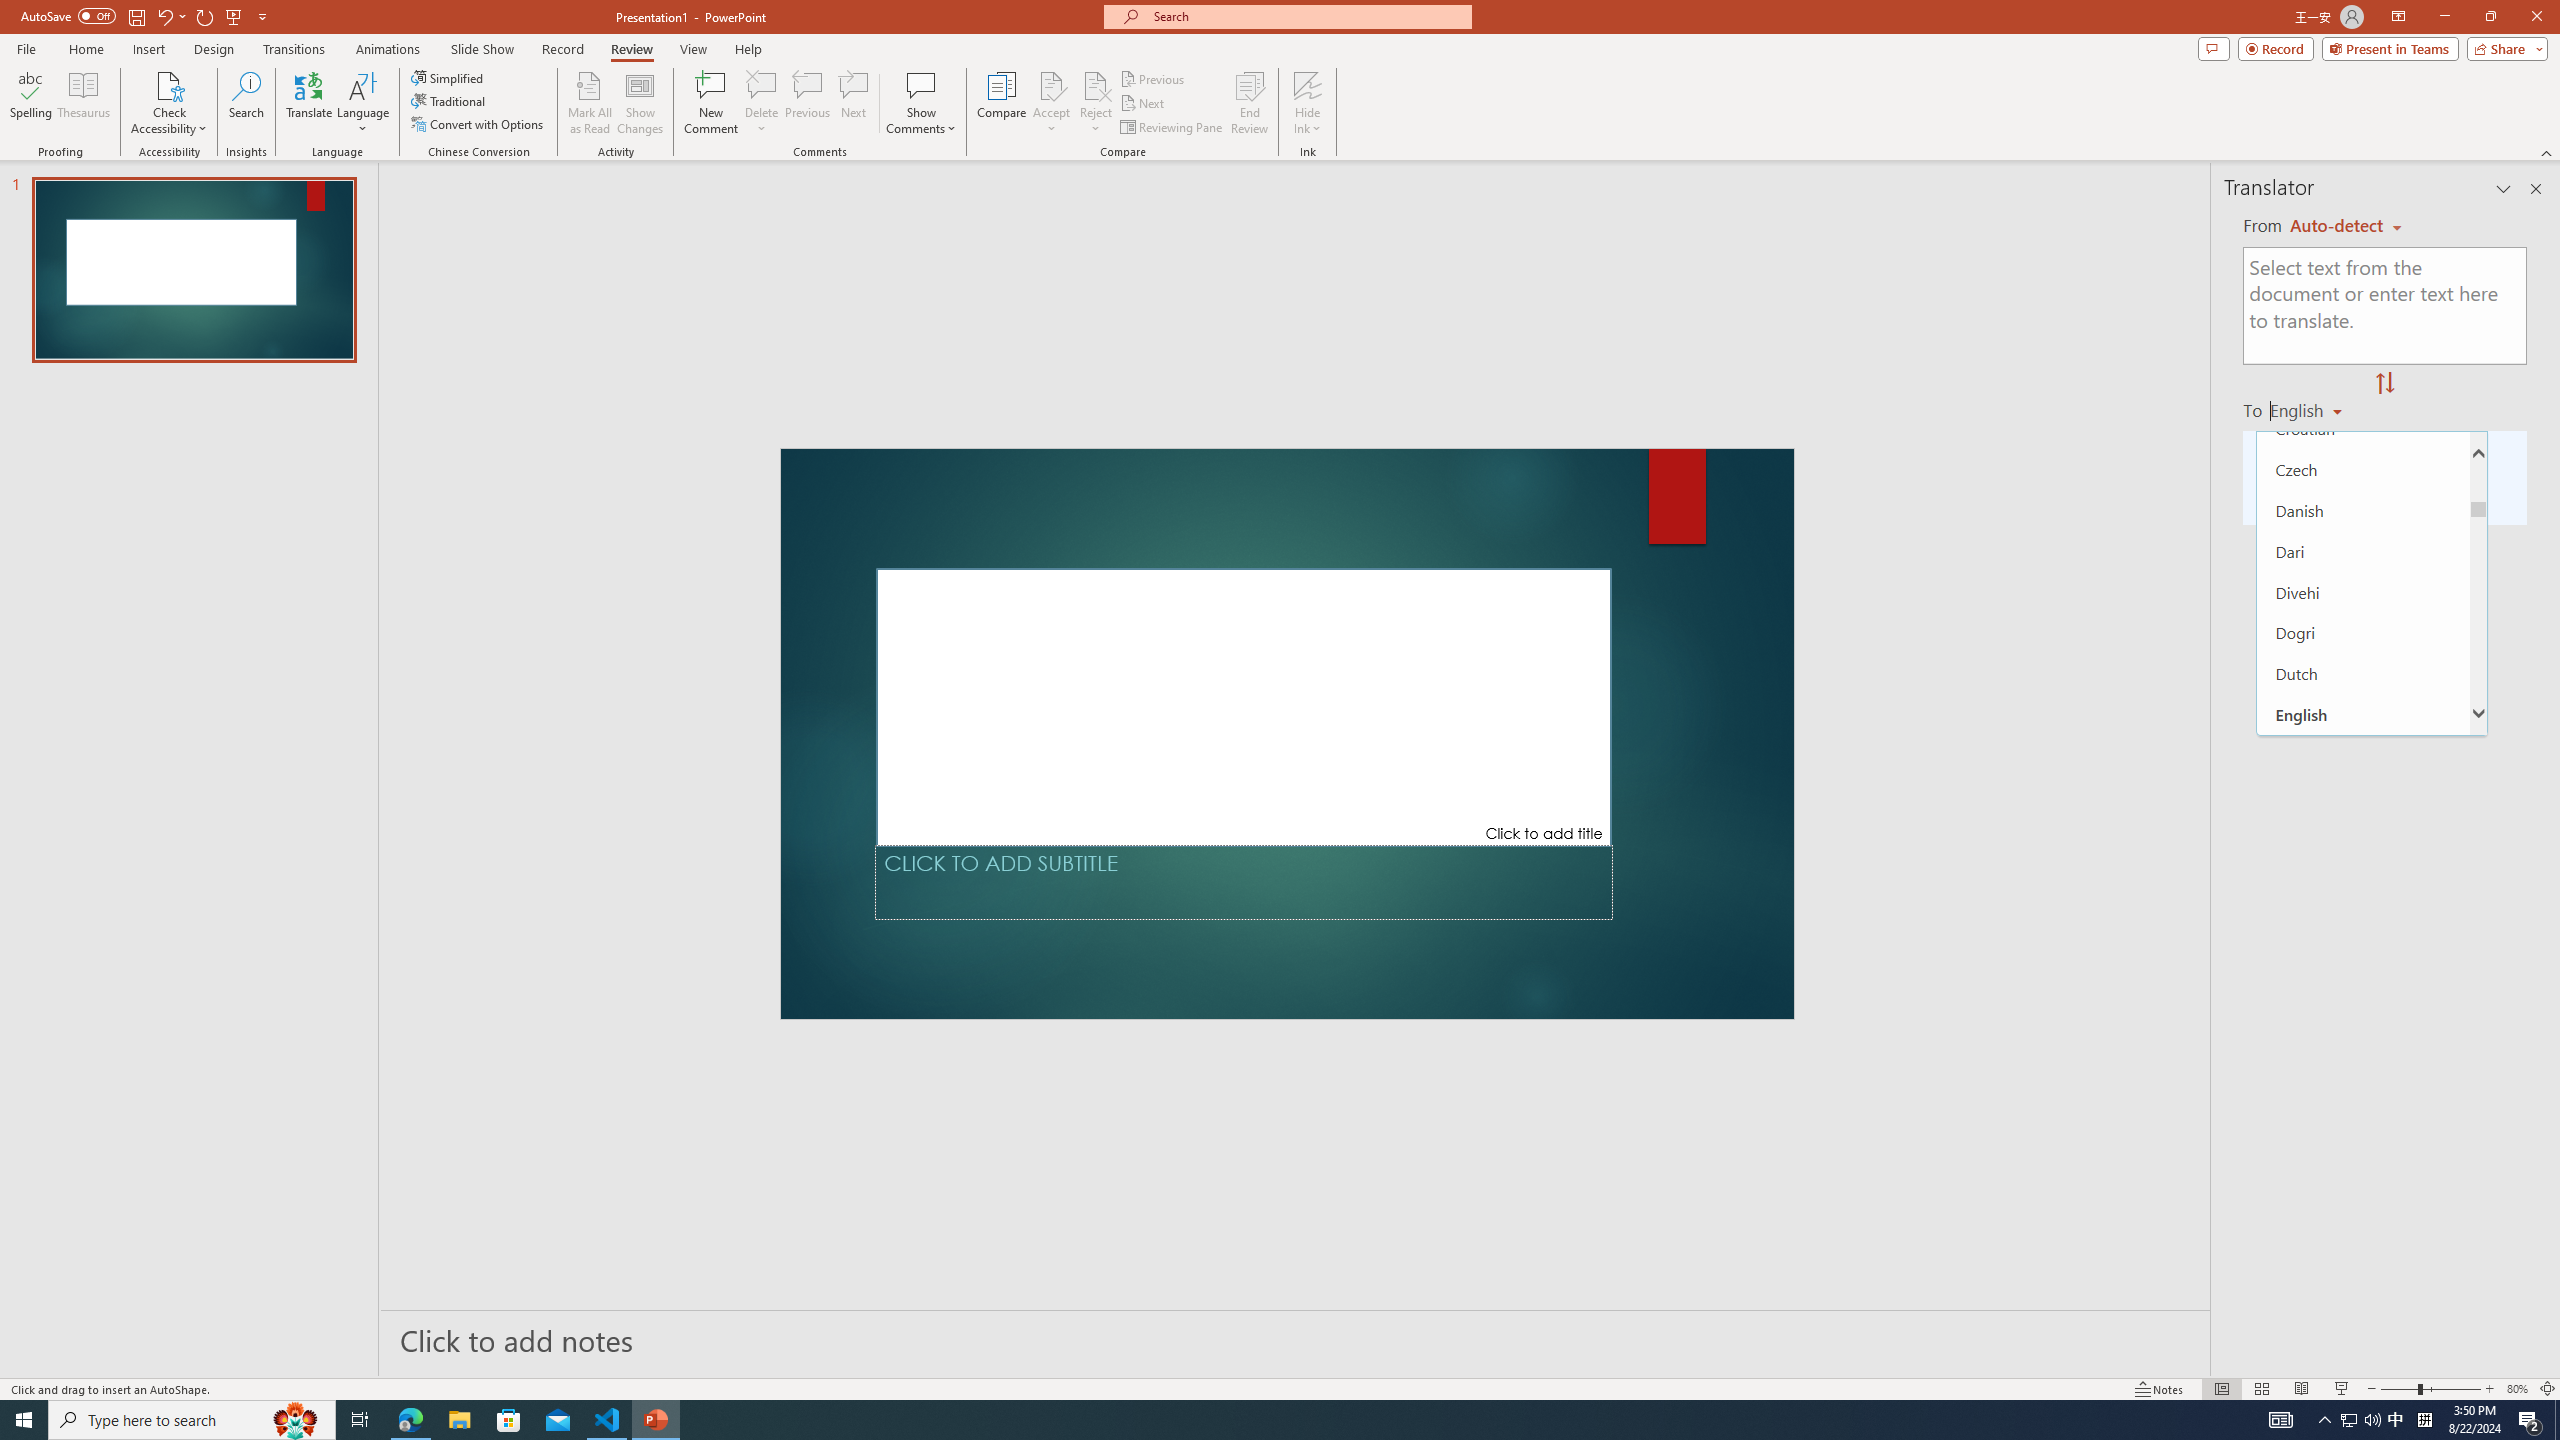 The height and width of the screenshot is (1440, 2560). What do you see at coordinates (2364, 713) in the screenshot?
I see `'English'` at bounding box center [2364, 713].